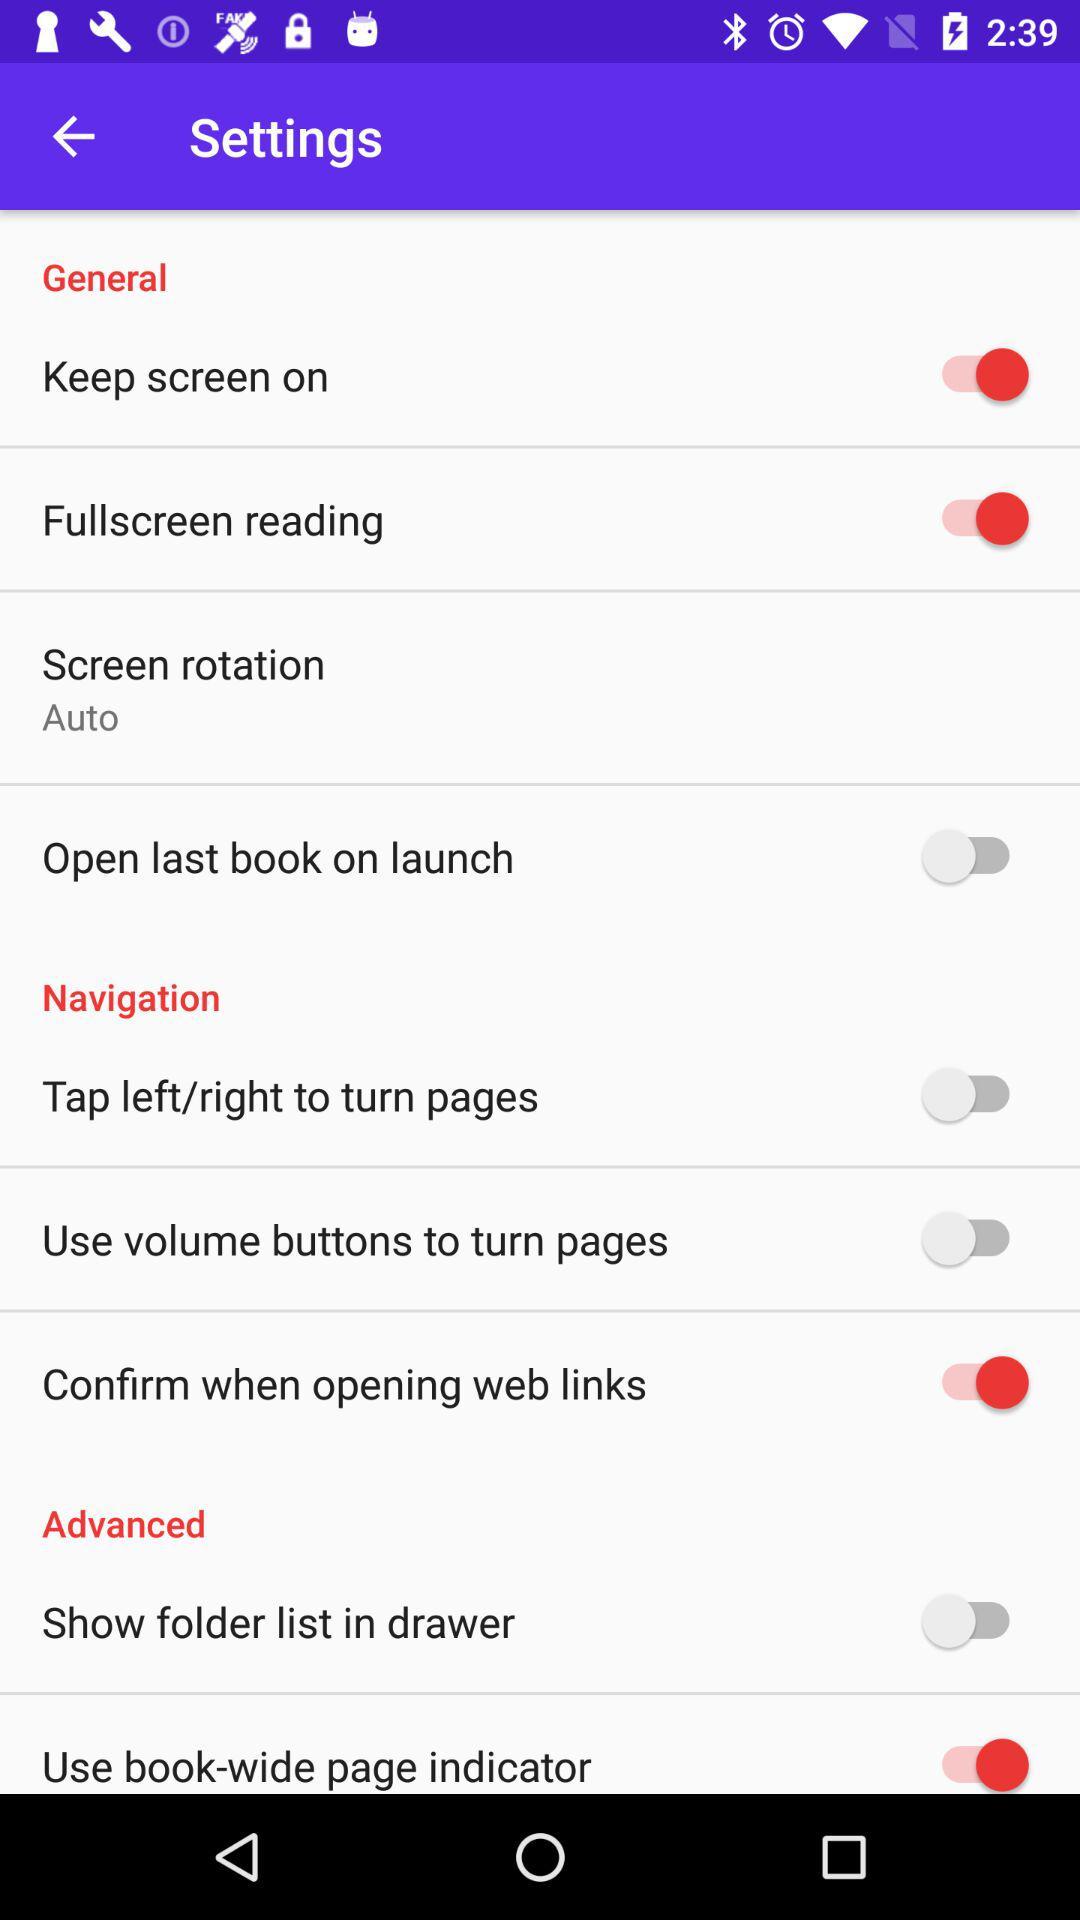  What do you see at coordinates (212, 518) in the screenshot?
I see `the fullscreen reading icon` at bounding box center [212, 518].